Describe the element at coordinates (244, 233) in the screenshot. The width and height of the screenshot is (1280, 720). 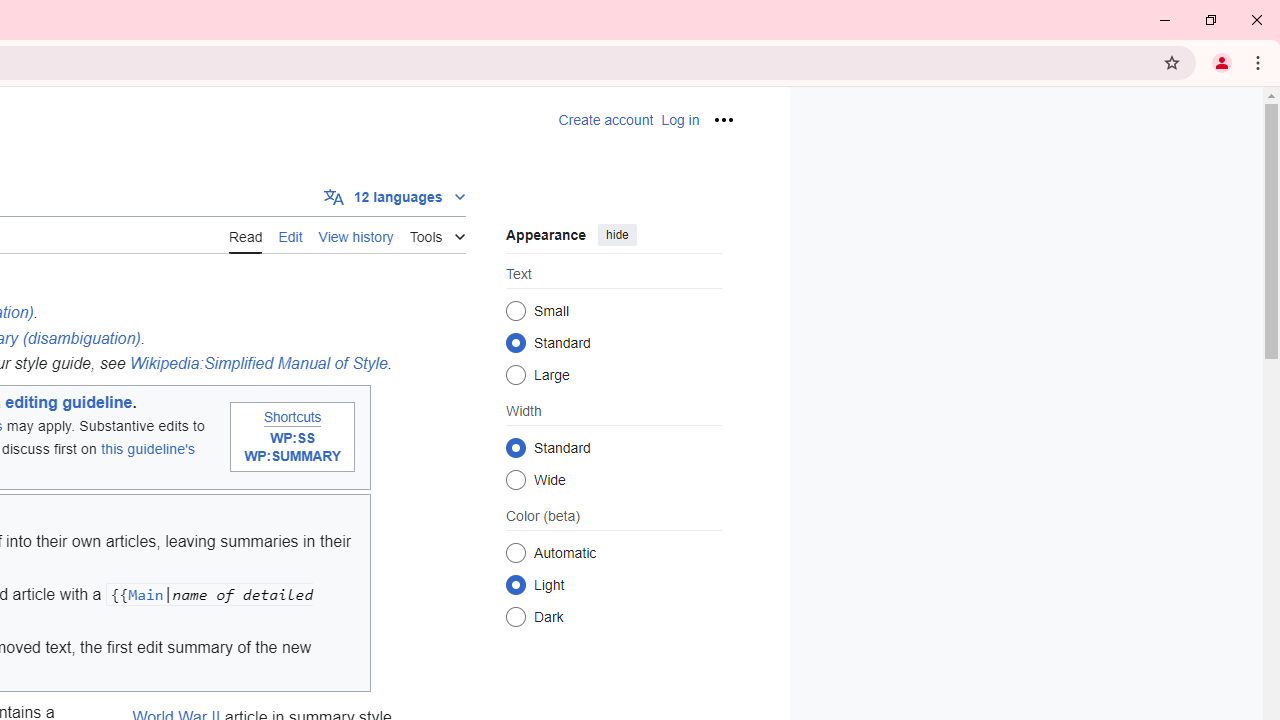
I see `'AutomationID: ca-view'` at that location.